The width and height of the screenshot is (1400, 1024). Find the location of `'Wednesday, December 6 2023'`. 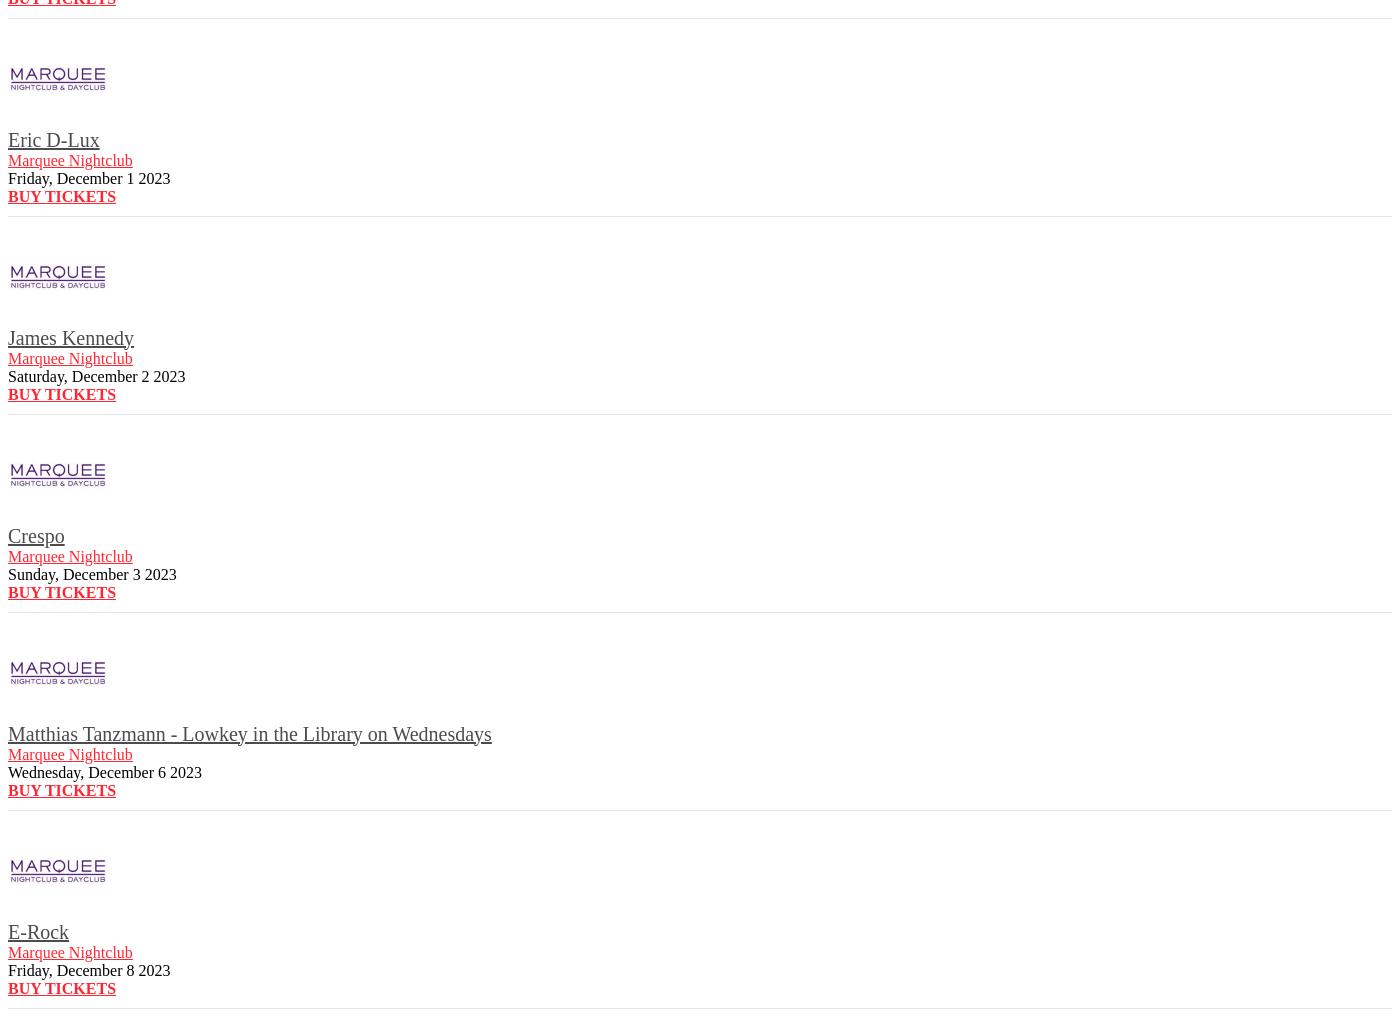

'Wednesday, December 6 2023' is located at coordinates (7, 771).